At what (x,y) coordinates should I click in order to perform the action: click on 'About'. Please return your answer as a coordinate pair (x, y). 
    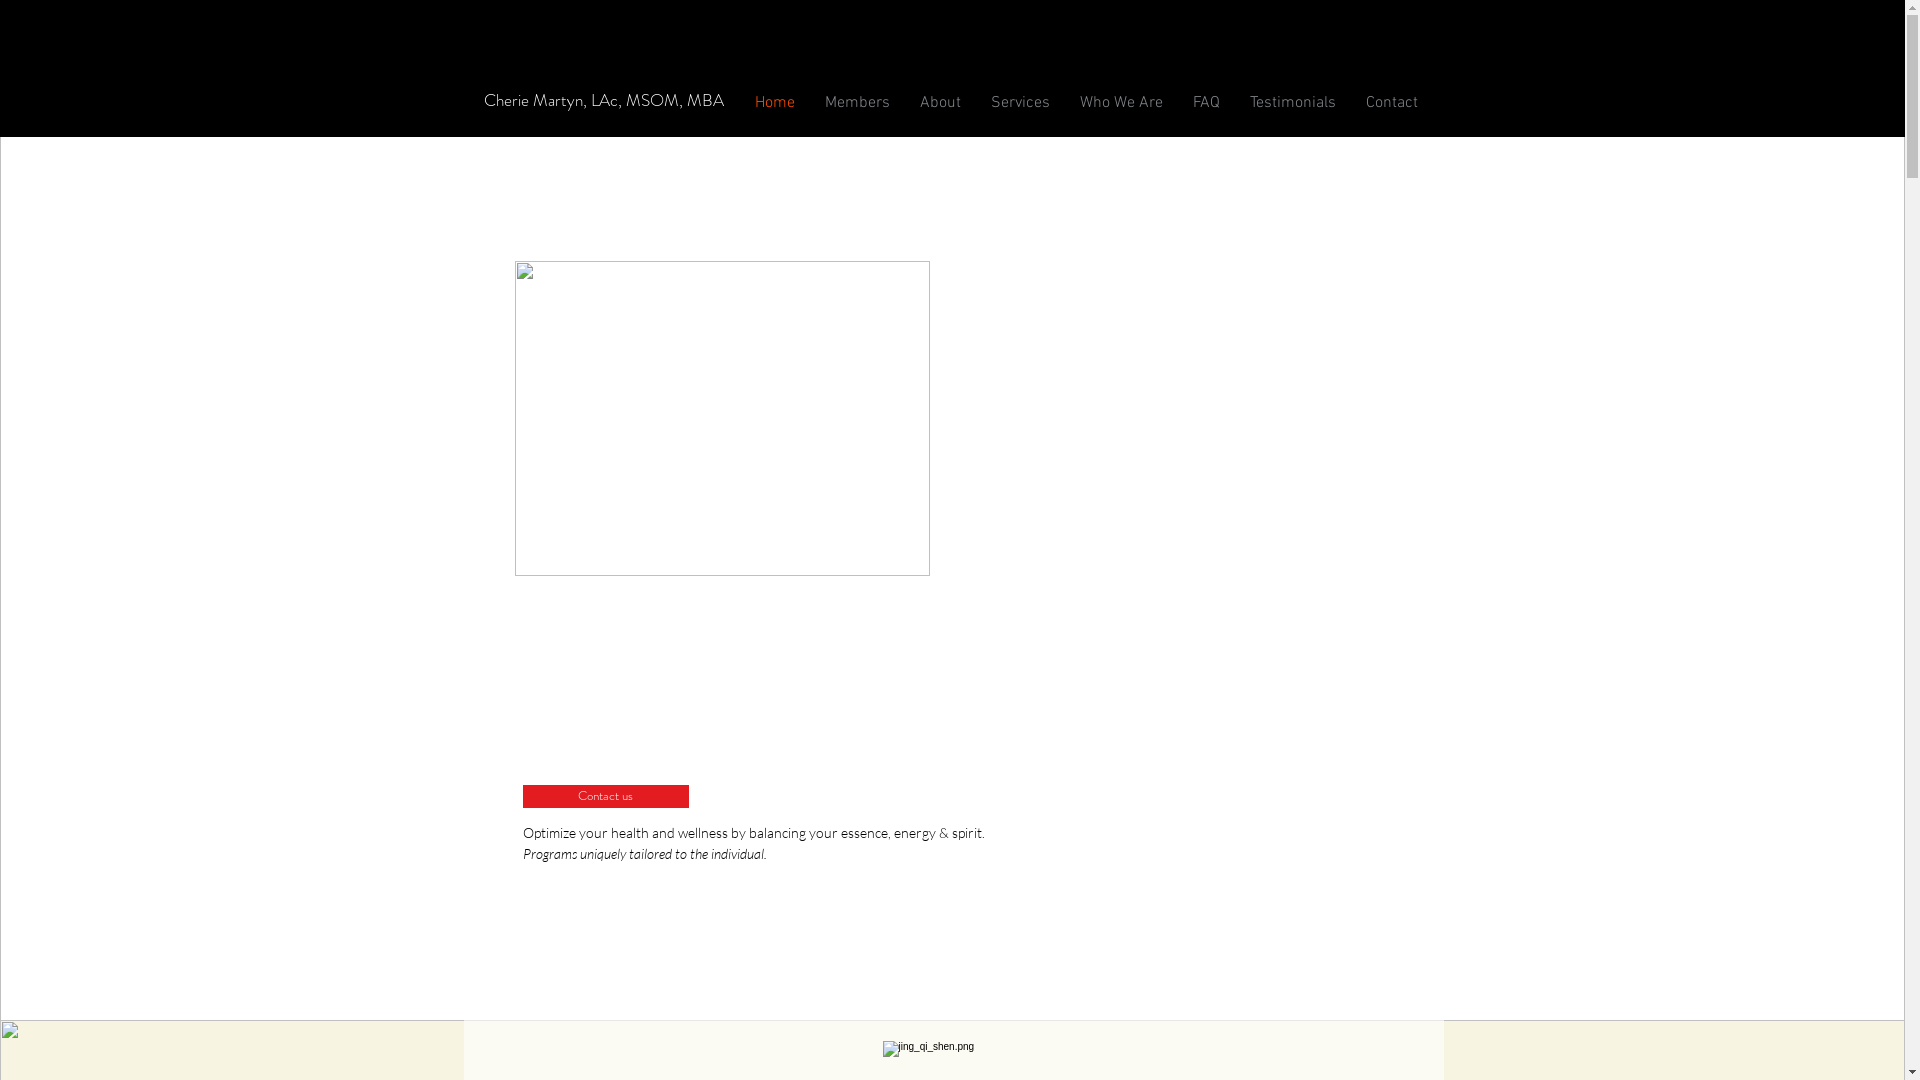
    Looking at the image, I should click on (938, 103).